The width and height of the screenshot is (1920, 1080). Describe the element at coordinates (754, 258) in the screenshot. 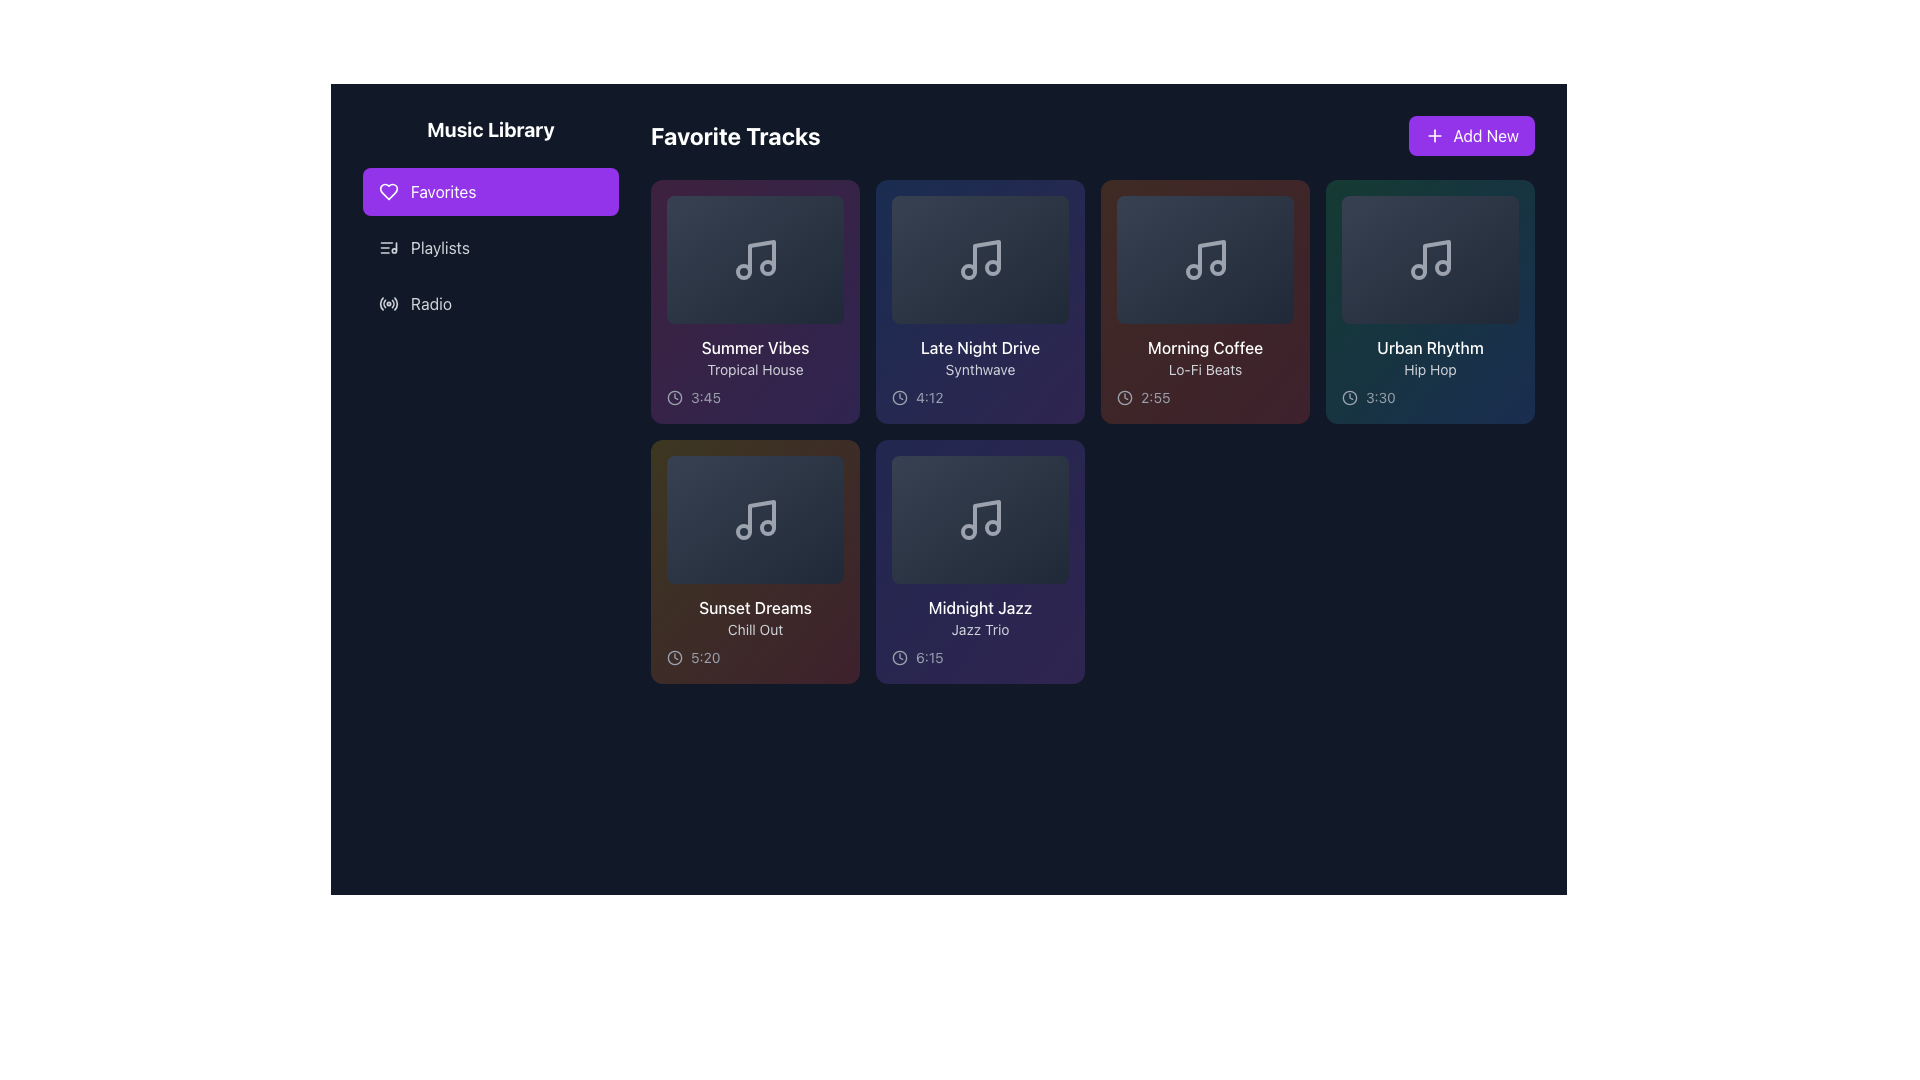

I see `the top-left card in the grid labeled 'Summer Vibes' that contains a musical note icon` at that location.